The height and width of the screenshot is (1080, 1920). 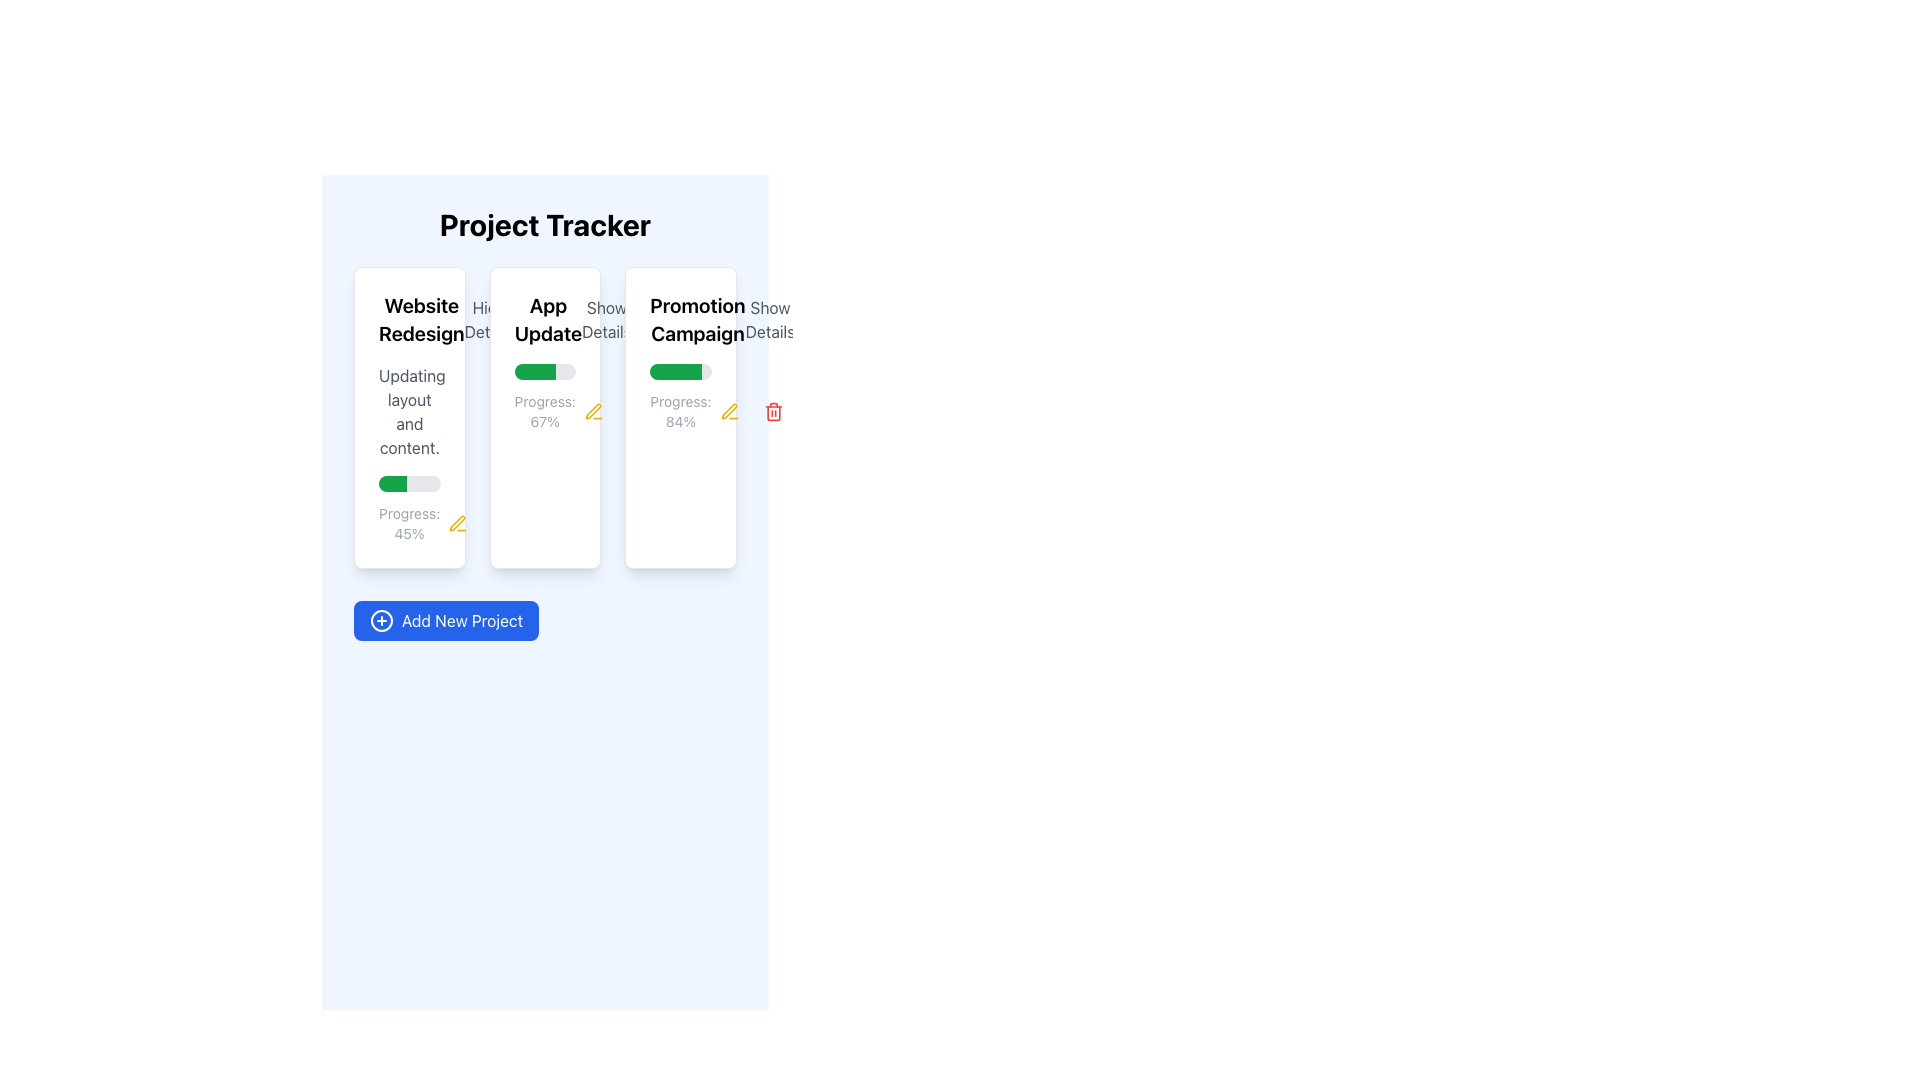 I want to click on the icons within the 'Promotion Campaign' card element for actions like edit or delete, so click(x=681, y=416).